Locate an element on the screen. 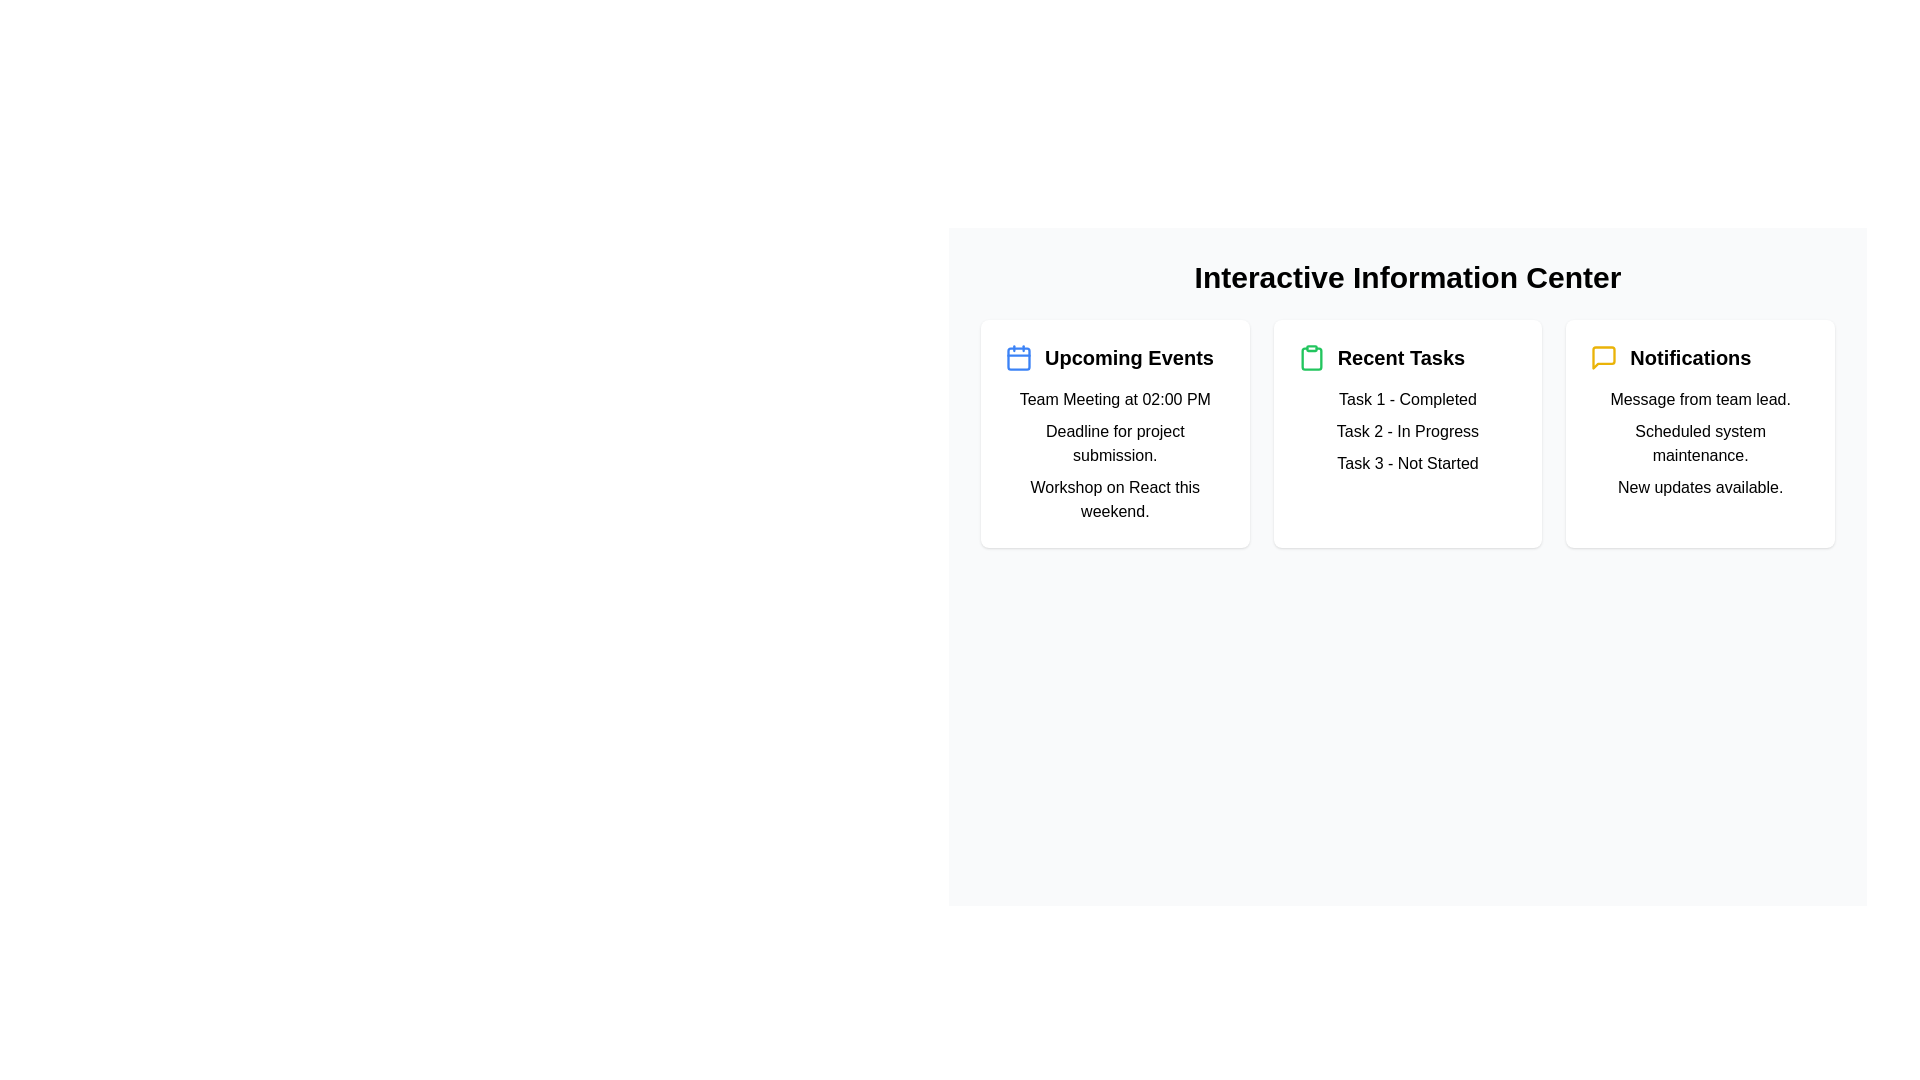 Image resolution: width=1920 pixels, height=1080 pixels. the 'Notifications' header text, which is a bold, large font label located in the top-right corner of its section, next to a yellow message icon is located at coordinates (1689, 357).